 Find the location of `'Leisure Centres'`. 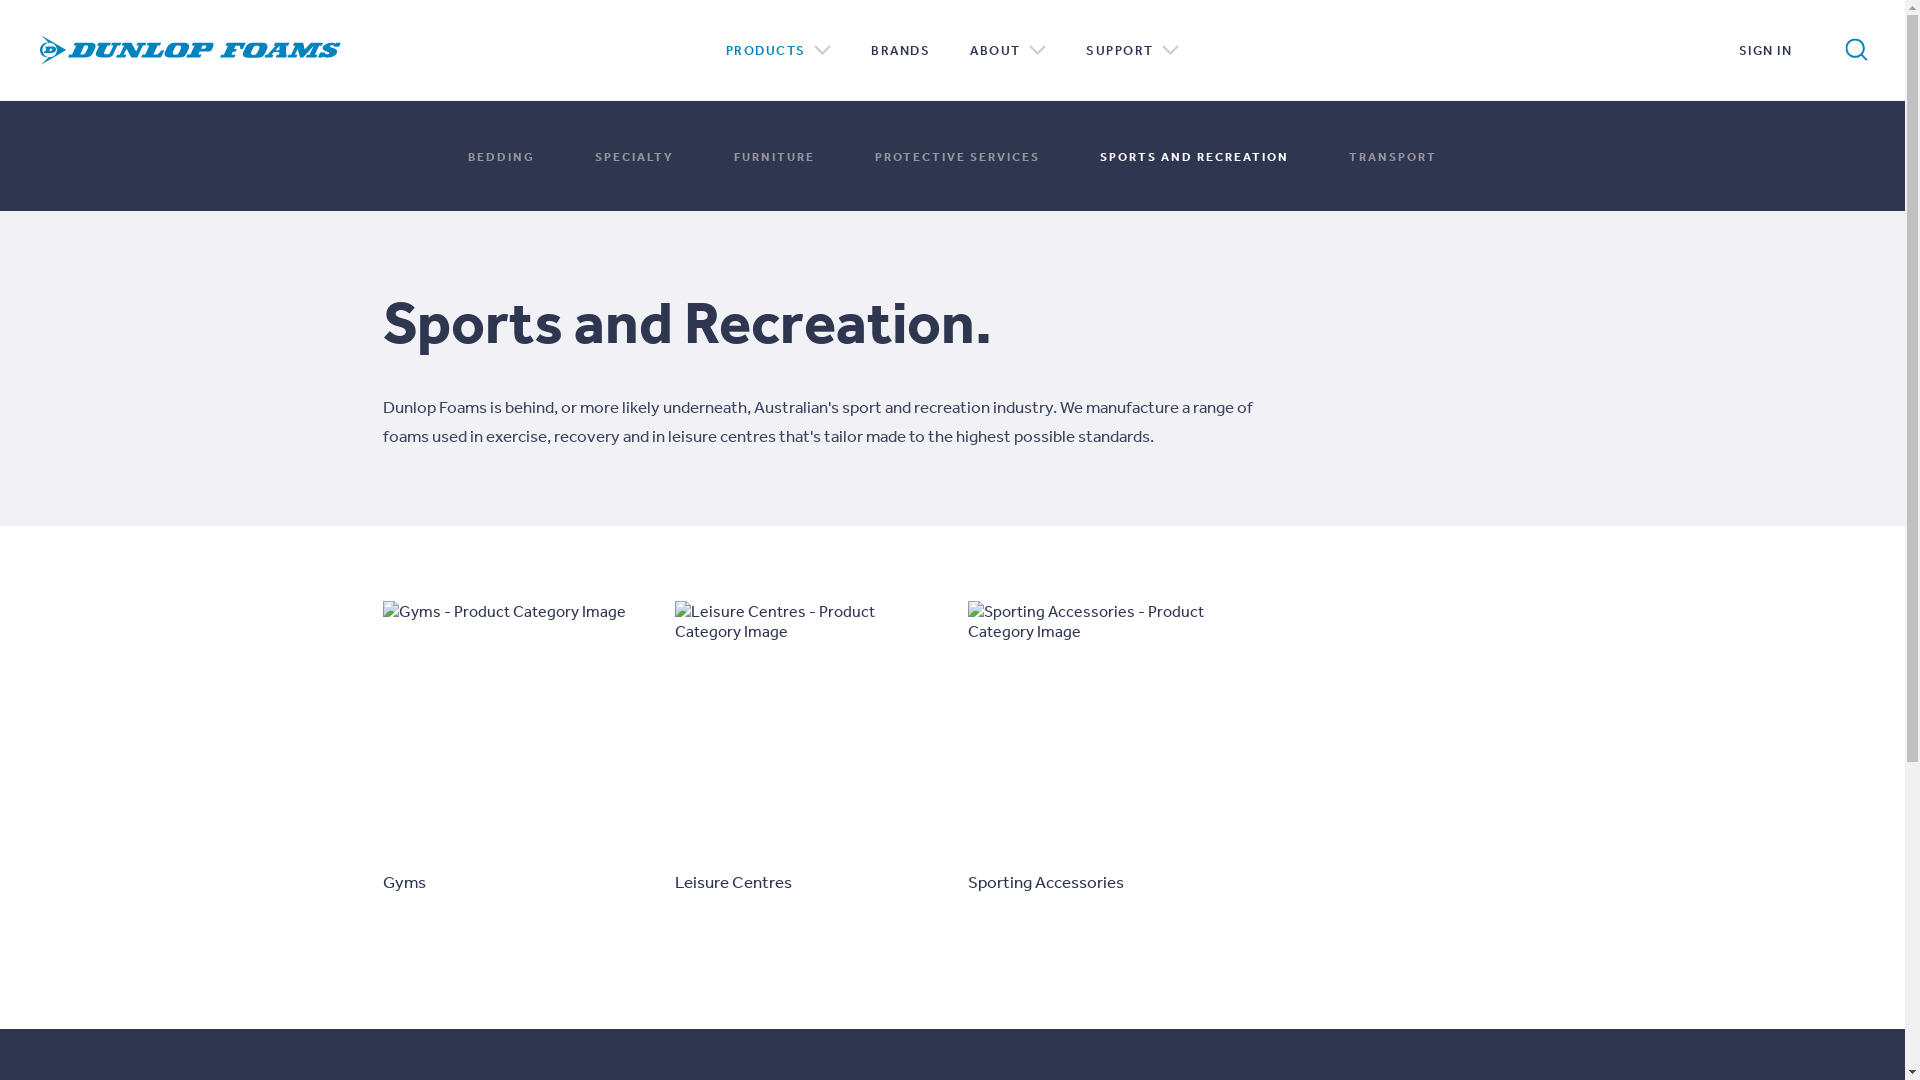

'Leisure Centres' is located at coordinates (806, 748).